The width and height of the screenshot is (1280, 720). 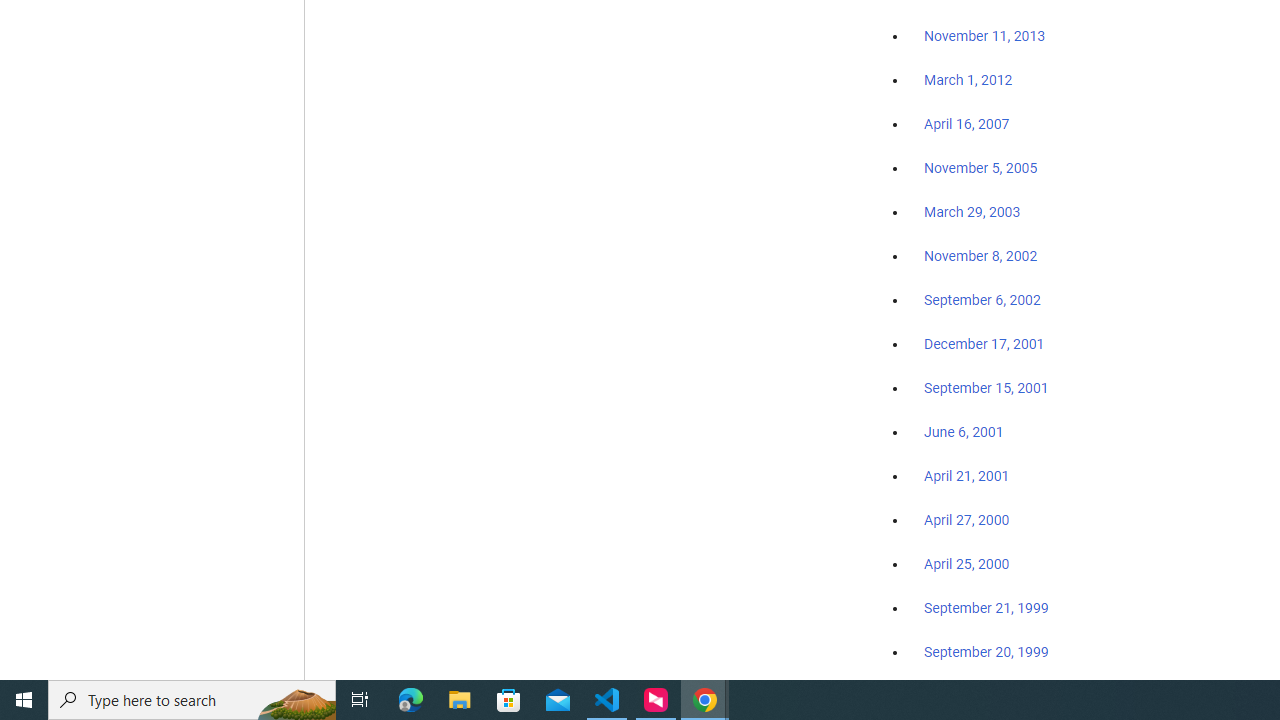 What do you see at coordinates (986, 651) in the screenshot?
I see `'September 20, 1999'` at bounding box center [986, 651].